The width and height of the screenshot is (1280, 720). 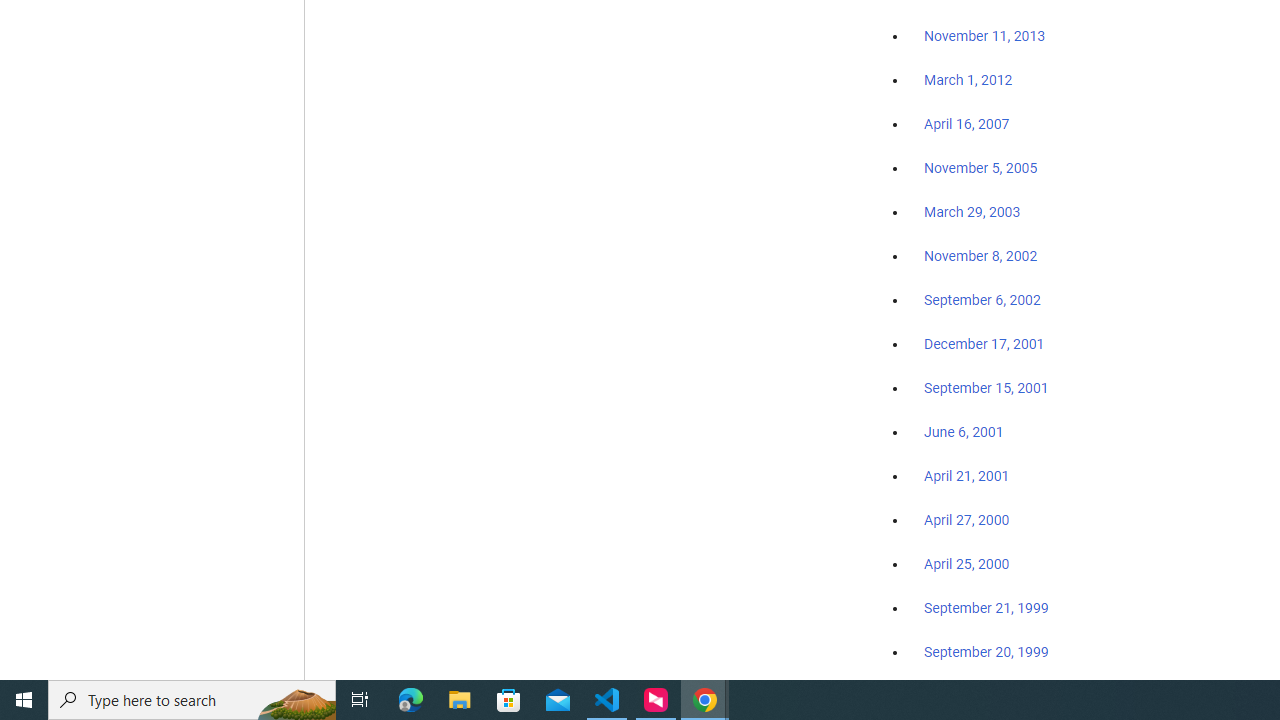 What do you see at coordinates (986, 651) in the screenshot?
I see `'September 20, 1999'` at bounding box center [986, 651].